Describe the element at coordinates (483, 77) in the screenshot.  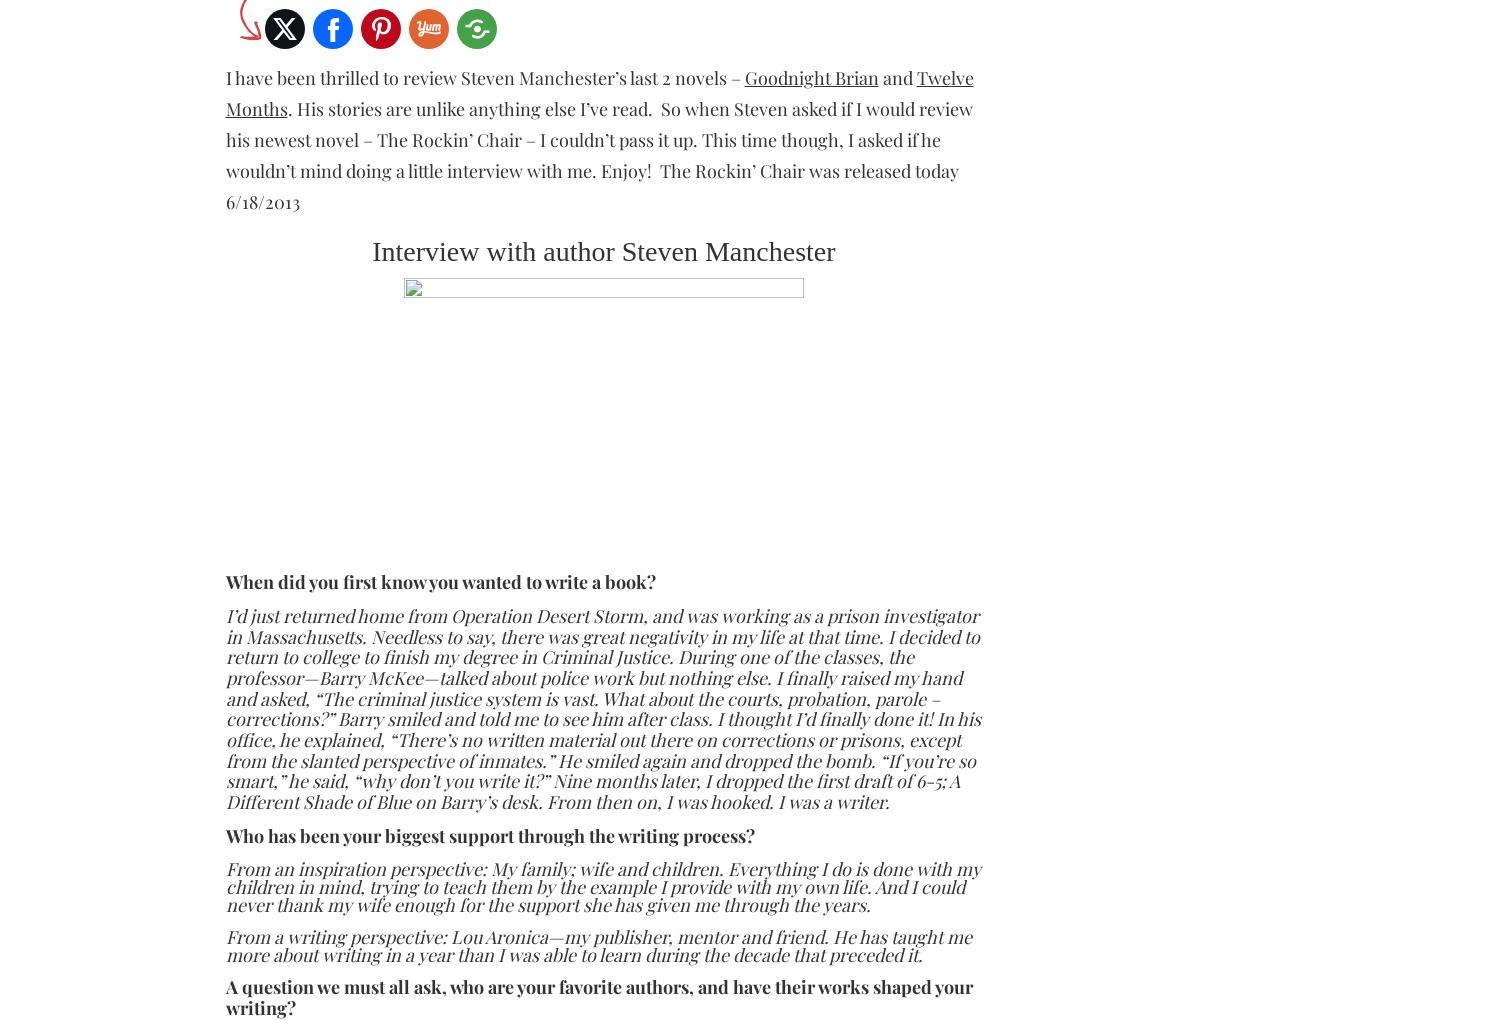
I see `'I have been thrilled to review Steven Manchester’s last 2 novels –'` at that location.